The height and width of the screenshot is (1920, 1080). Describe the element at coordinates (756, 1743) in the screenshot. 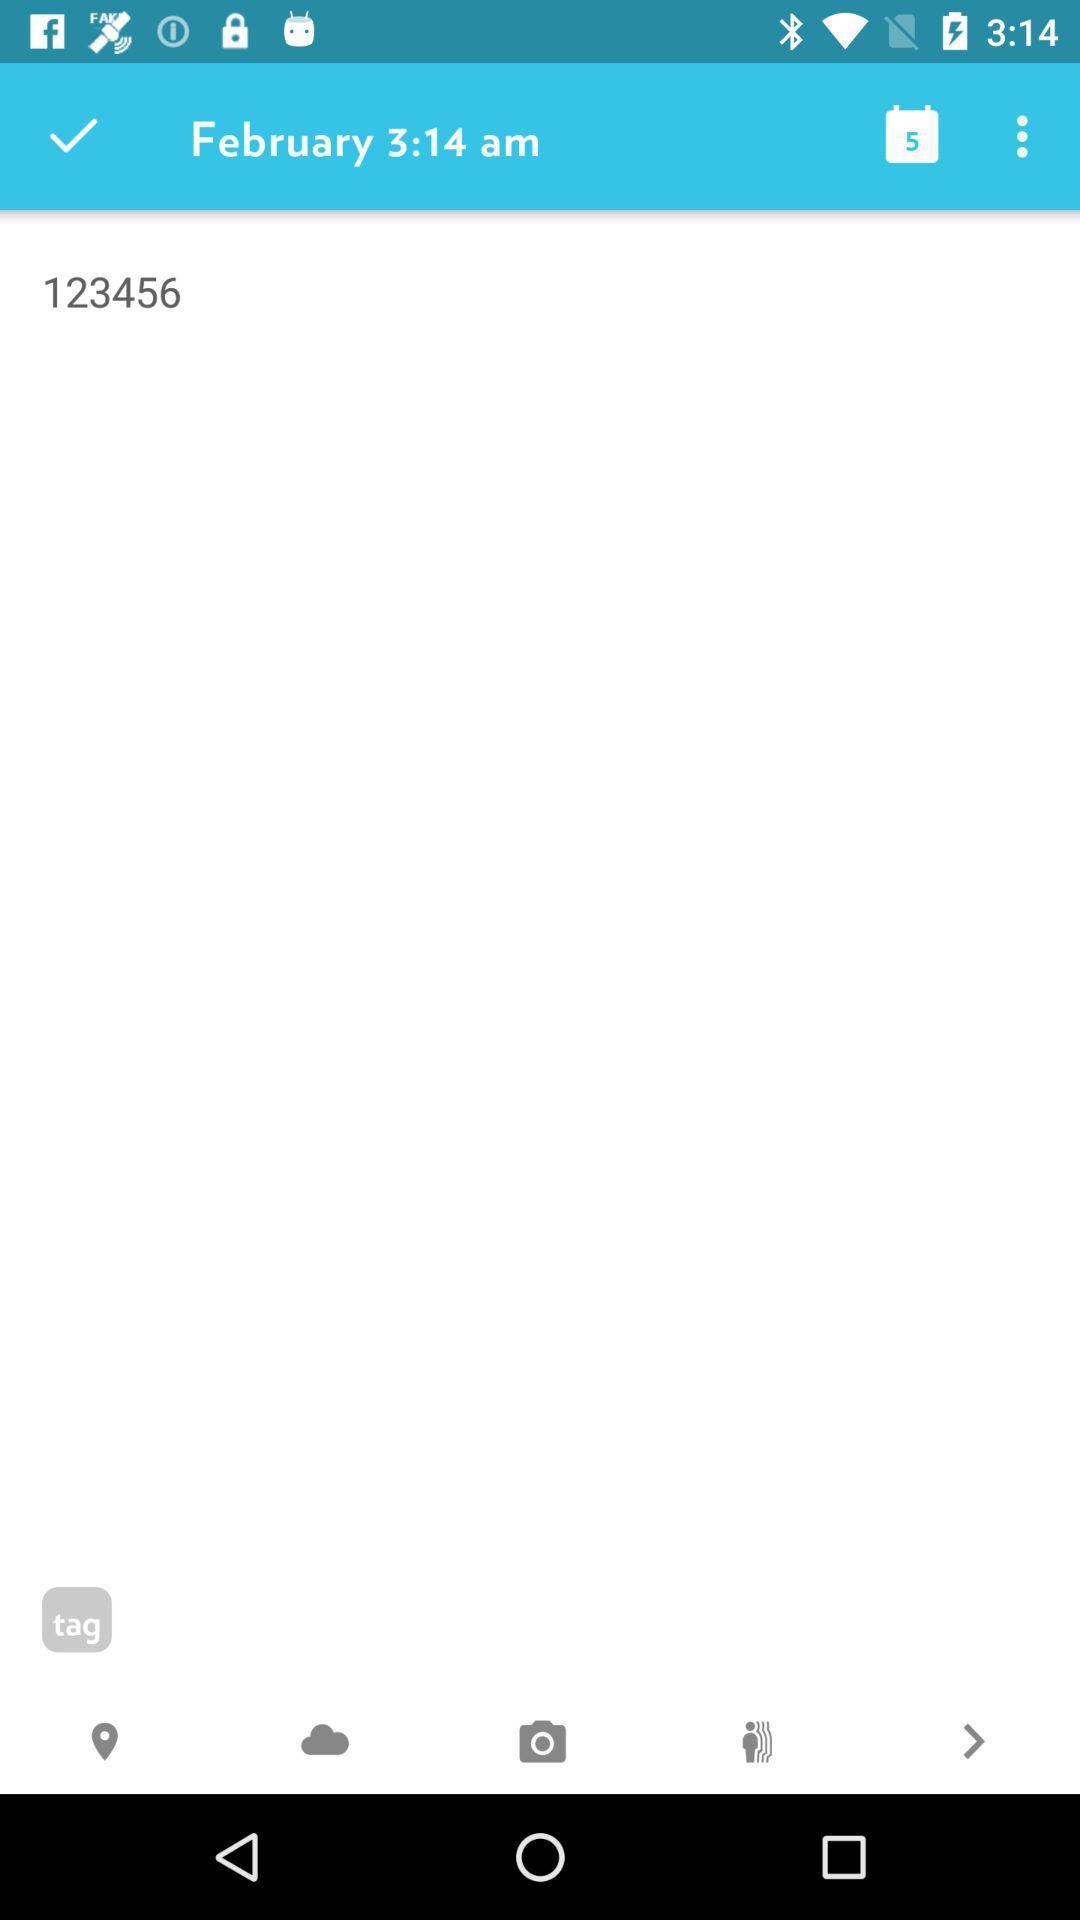

I see `the item below the 123456` at that location.